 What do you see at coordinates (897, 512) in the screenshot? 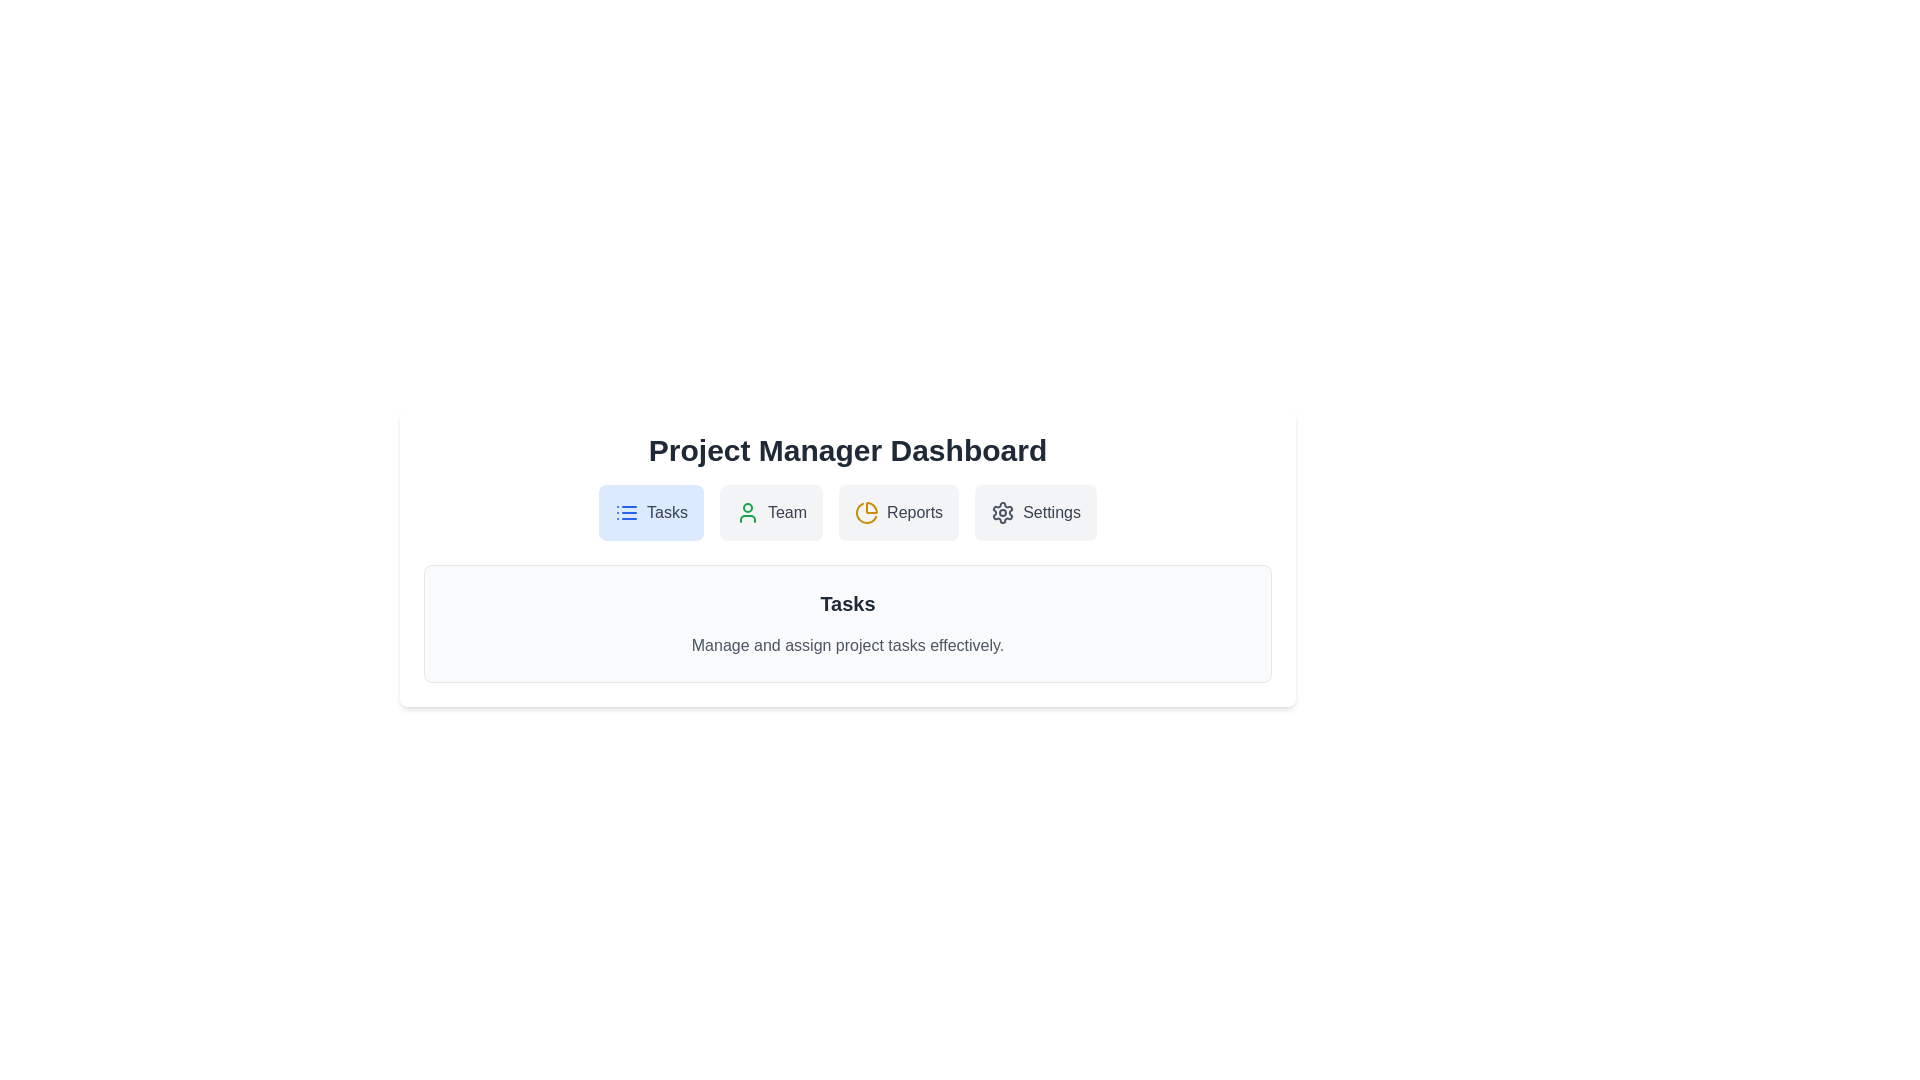
I see `the Reports tab` at bounding box center [897, 512].